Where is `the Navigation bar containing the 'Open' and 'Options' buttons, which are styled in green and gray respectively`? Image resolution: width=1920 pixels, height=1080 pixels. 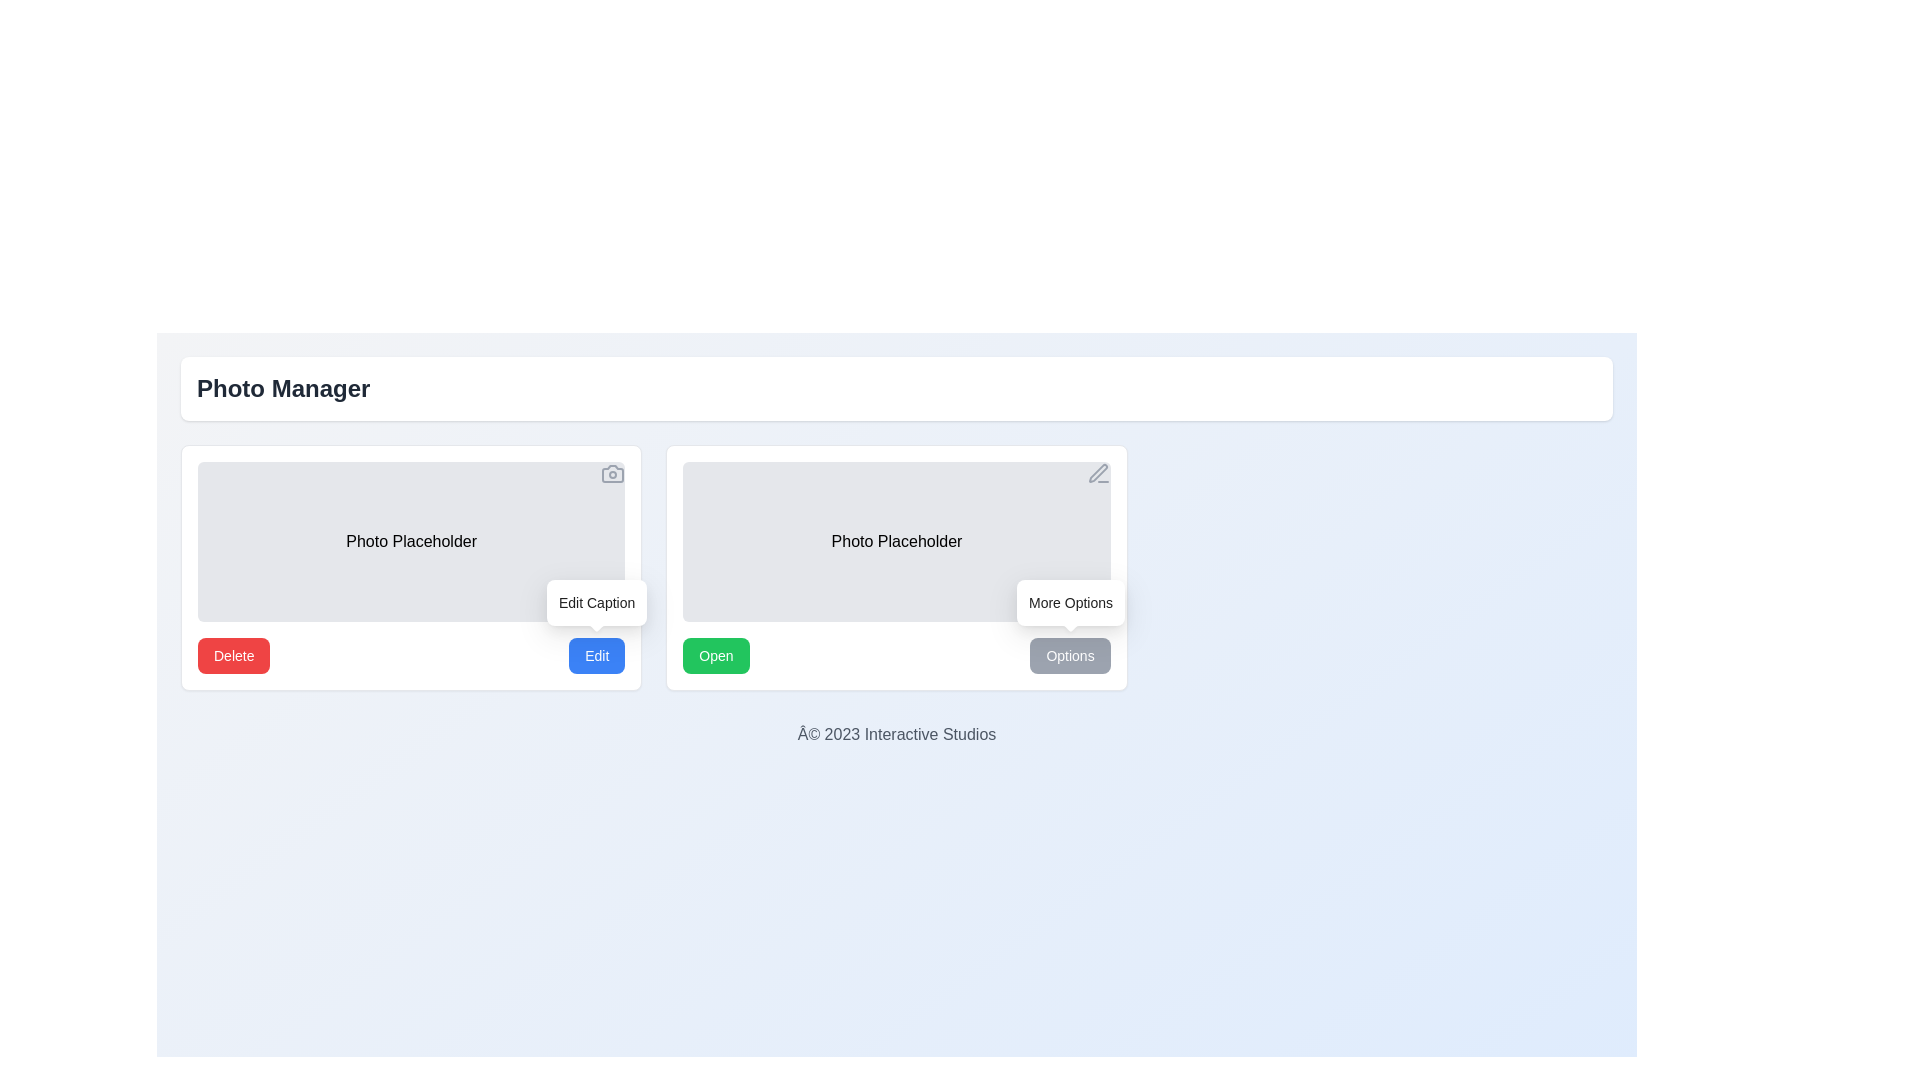 the Navigation bar containing the 'Open' and 'Options' buttons, which are styled in green and gray respectively is located at coordinates (896, 655).